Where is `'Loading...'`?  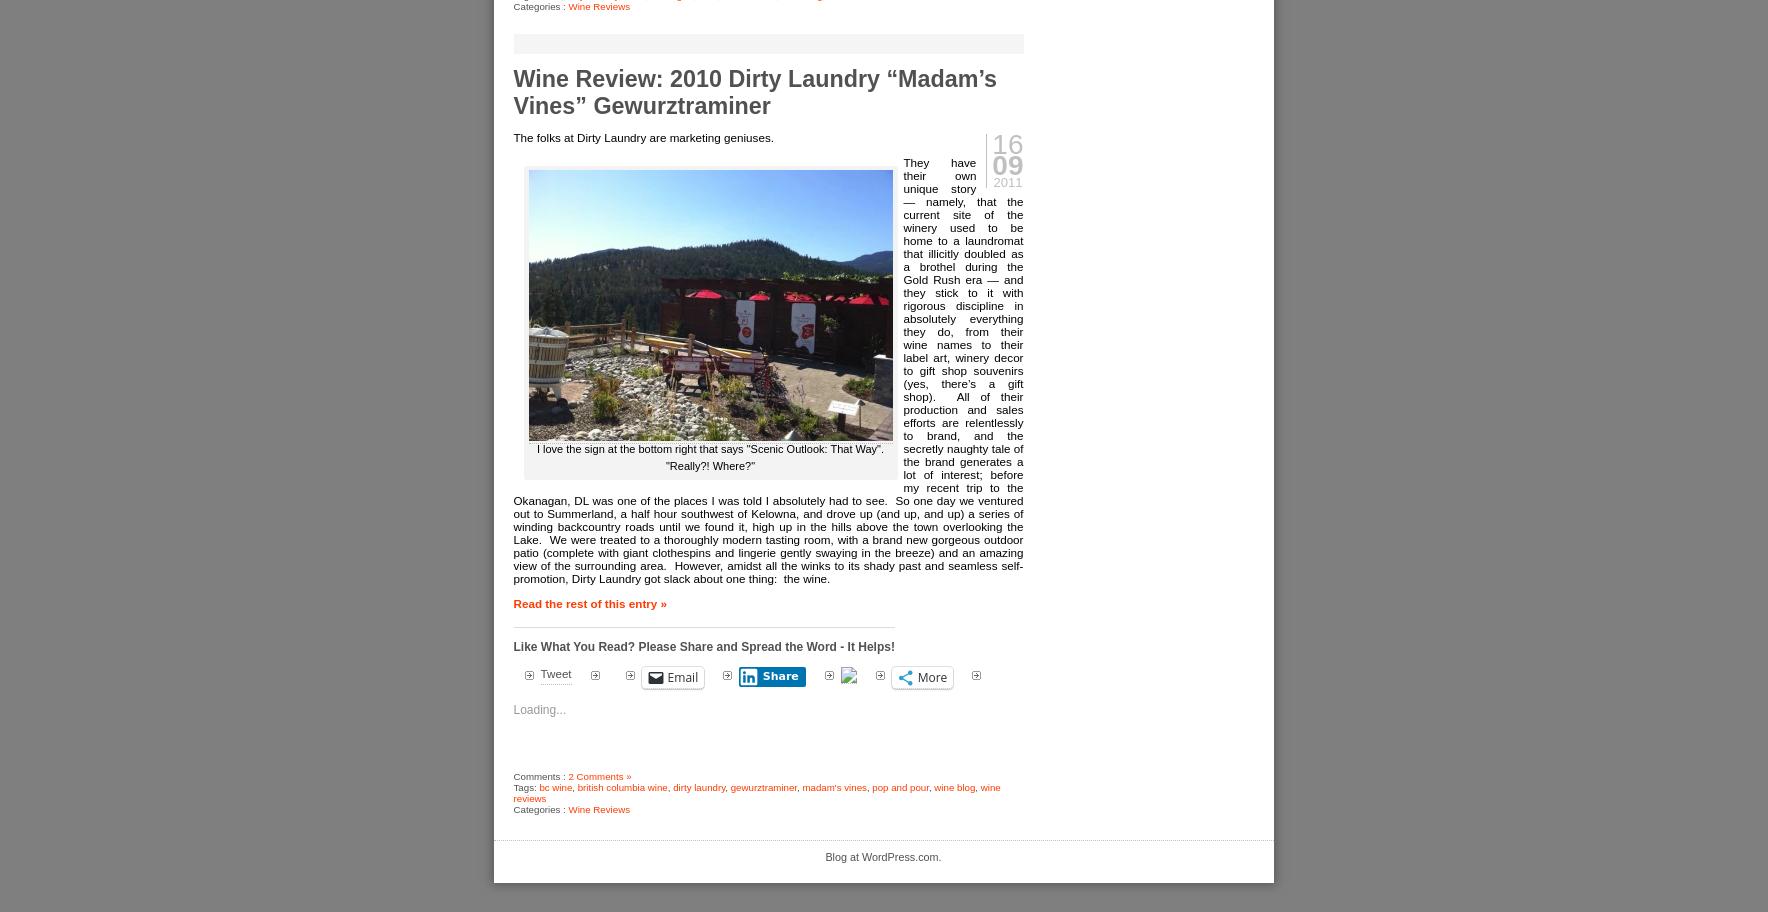 'Loading...' is located at coordinates (538, 709).